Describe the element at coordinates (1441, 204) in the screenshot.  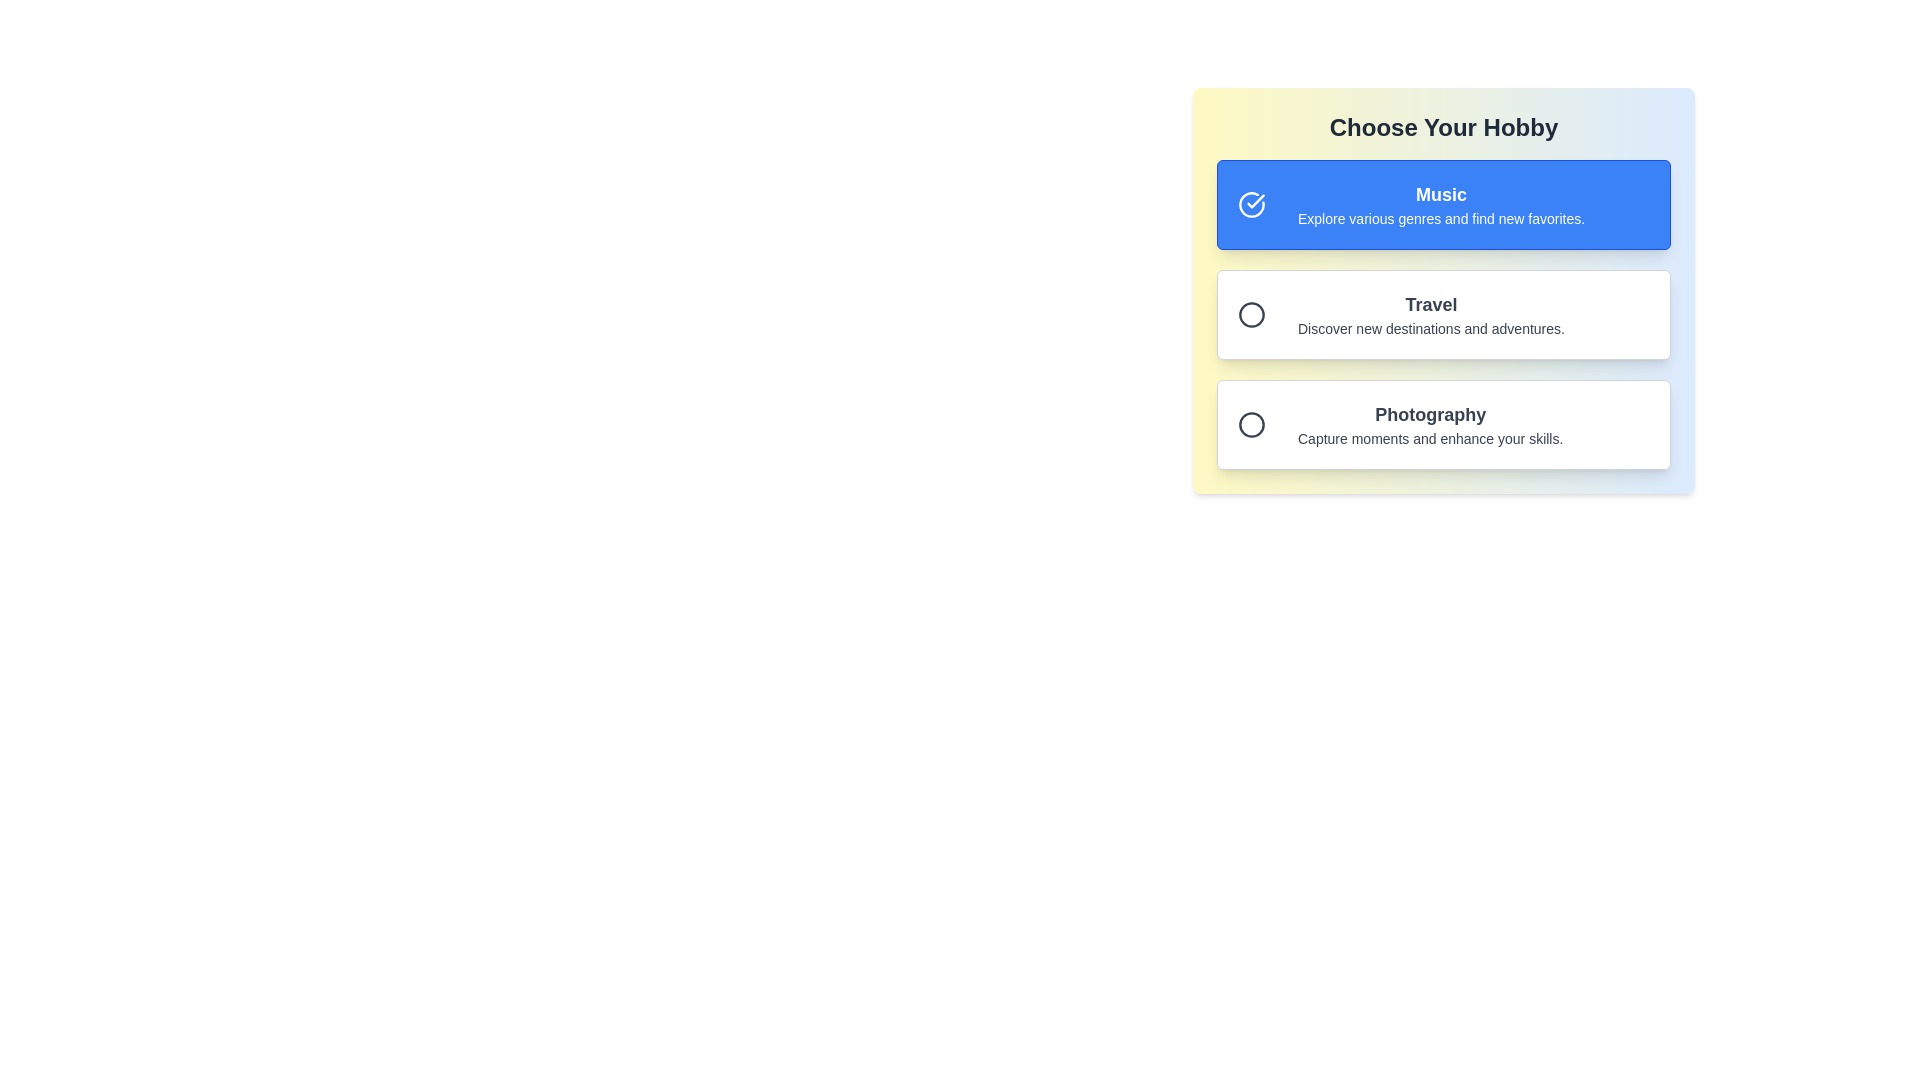
I see `the Text block that provides descriptive information about the 'Music' selection option, located centrally within the first selection card of the interface titled 'Choose Your Hobby.'` at that location.